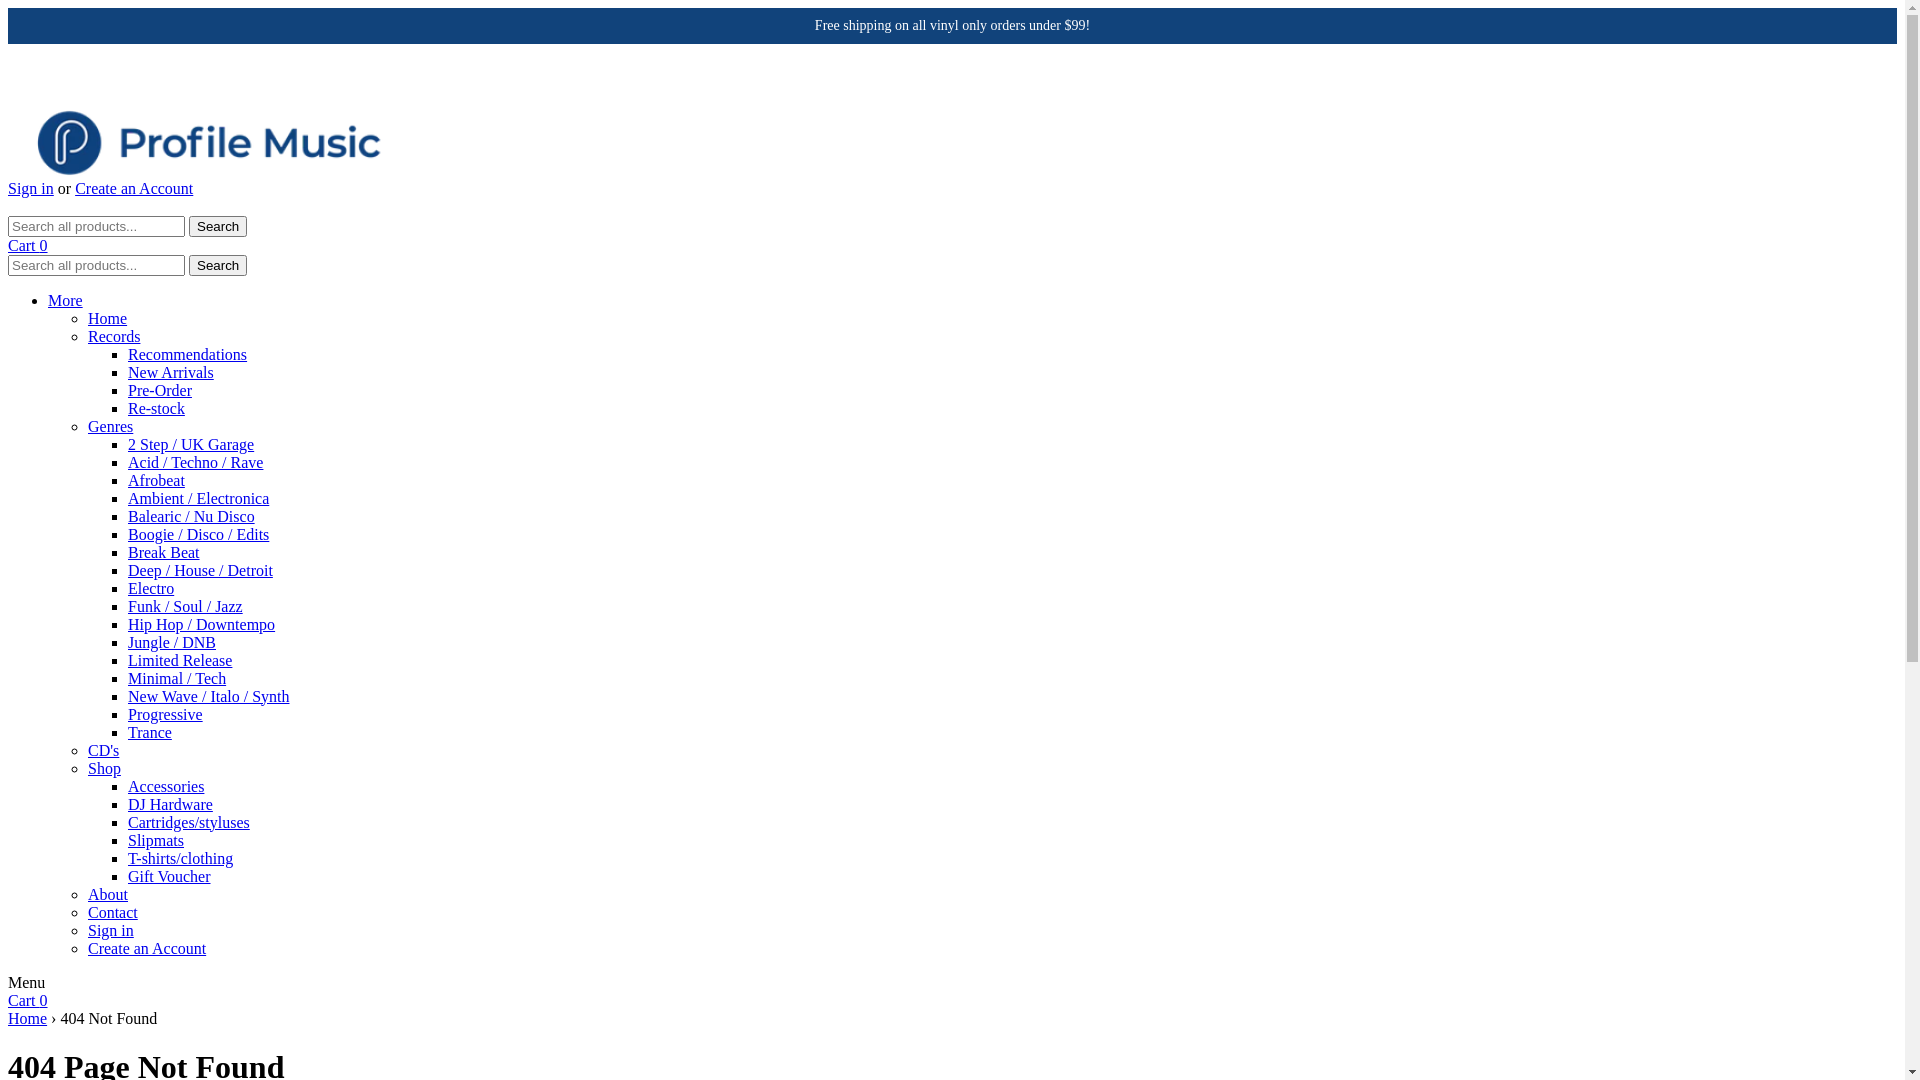 The height and width of the screenshot is (1080, 1920). What do you see at coordinates (191, 443) in the screenshot?
I see `'2 Step / UK Garage'` at bounding box center [191, 443].